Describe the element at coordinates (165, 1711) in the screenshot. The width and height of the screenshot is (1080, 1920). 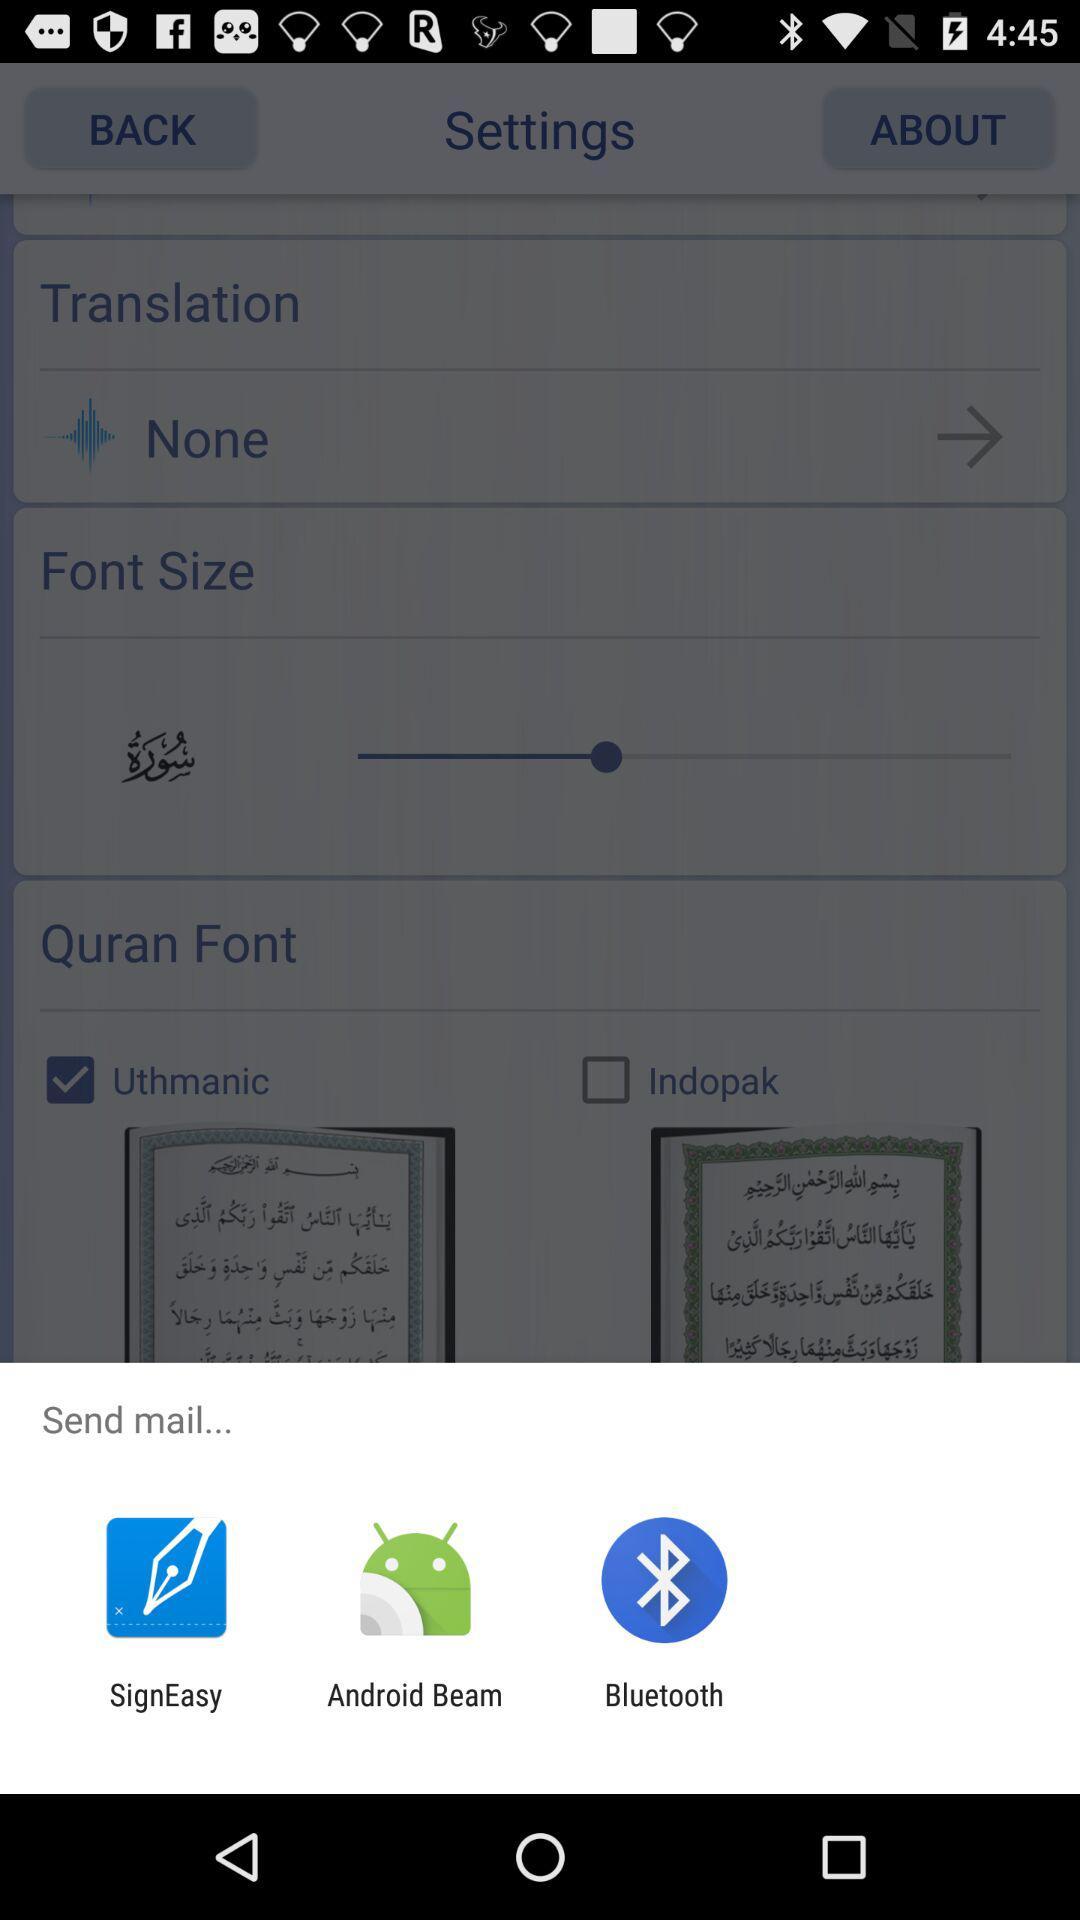
I see `the signeasy icon` at that location.